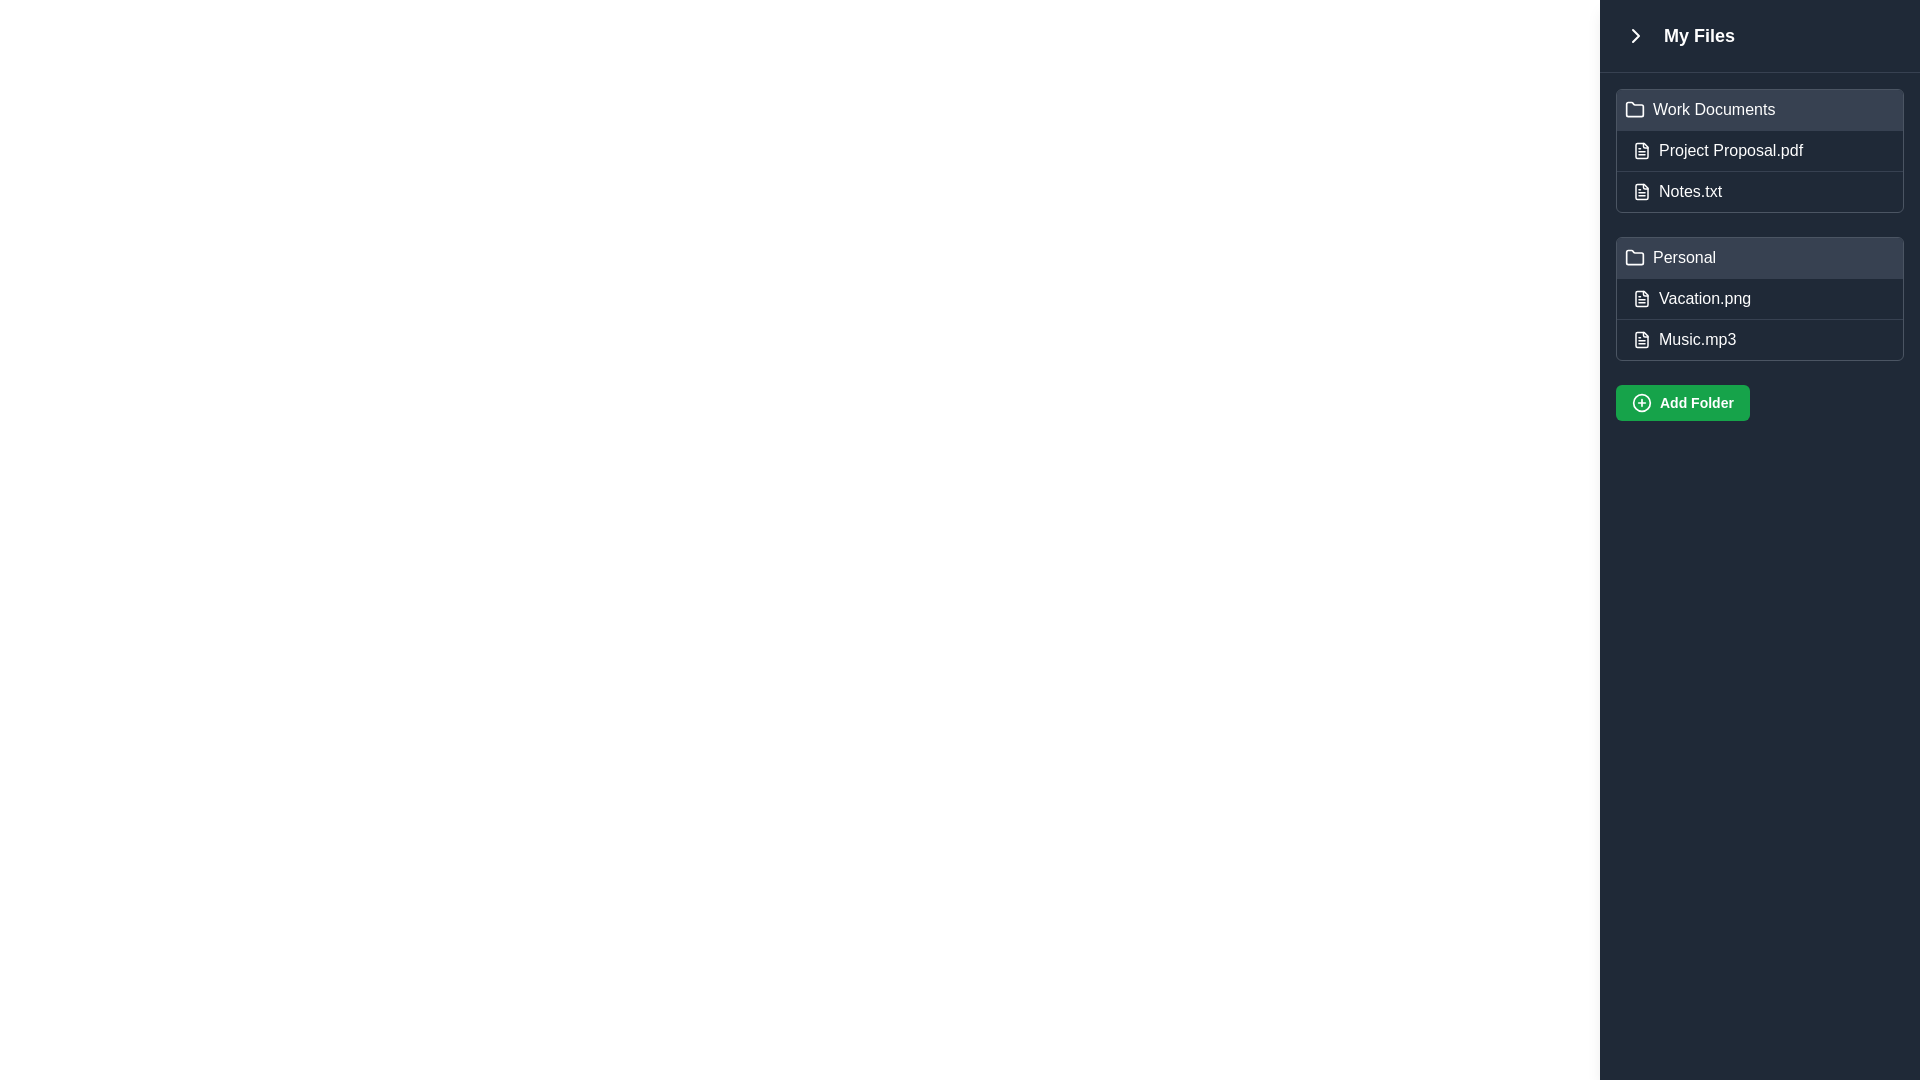 The width and height of the screenshot is (1920, 1080). What do you see at coordinates (1689, 192) in the screenshot?
I see `the label displaying the file name in the right sidebar under the 'Work Documents' folder` at bounding box center [1689, 192].